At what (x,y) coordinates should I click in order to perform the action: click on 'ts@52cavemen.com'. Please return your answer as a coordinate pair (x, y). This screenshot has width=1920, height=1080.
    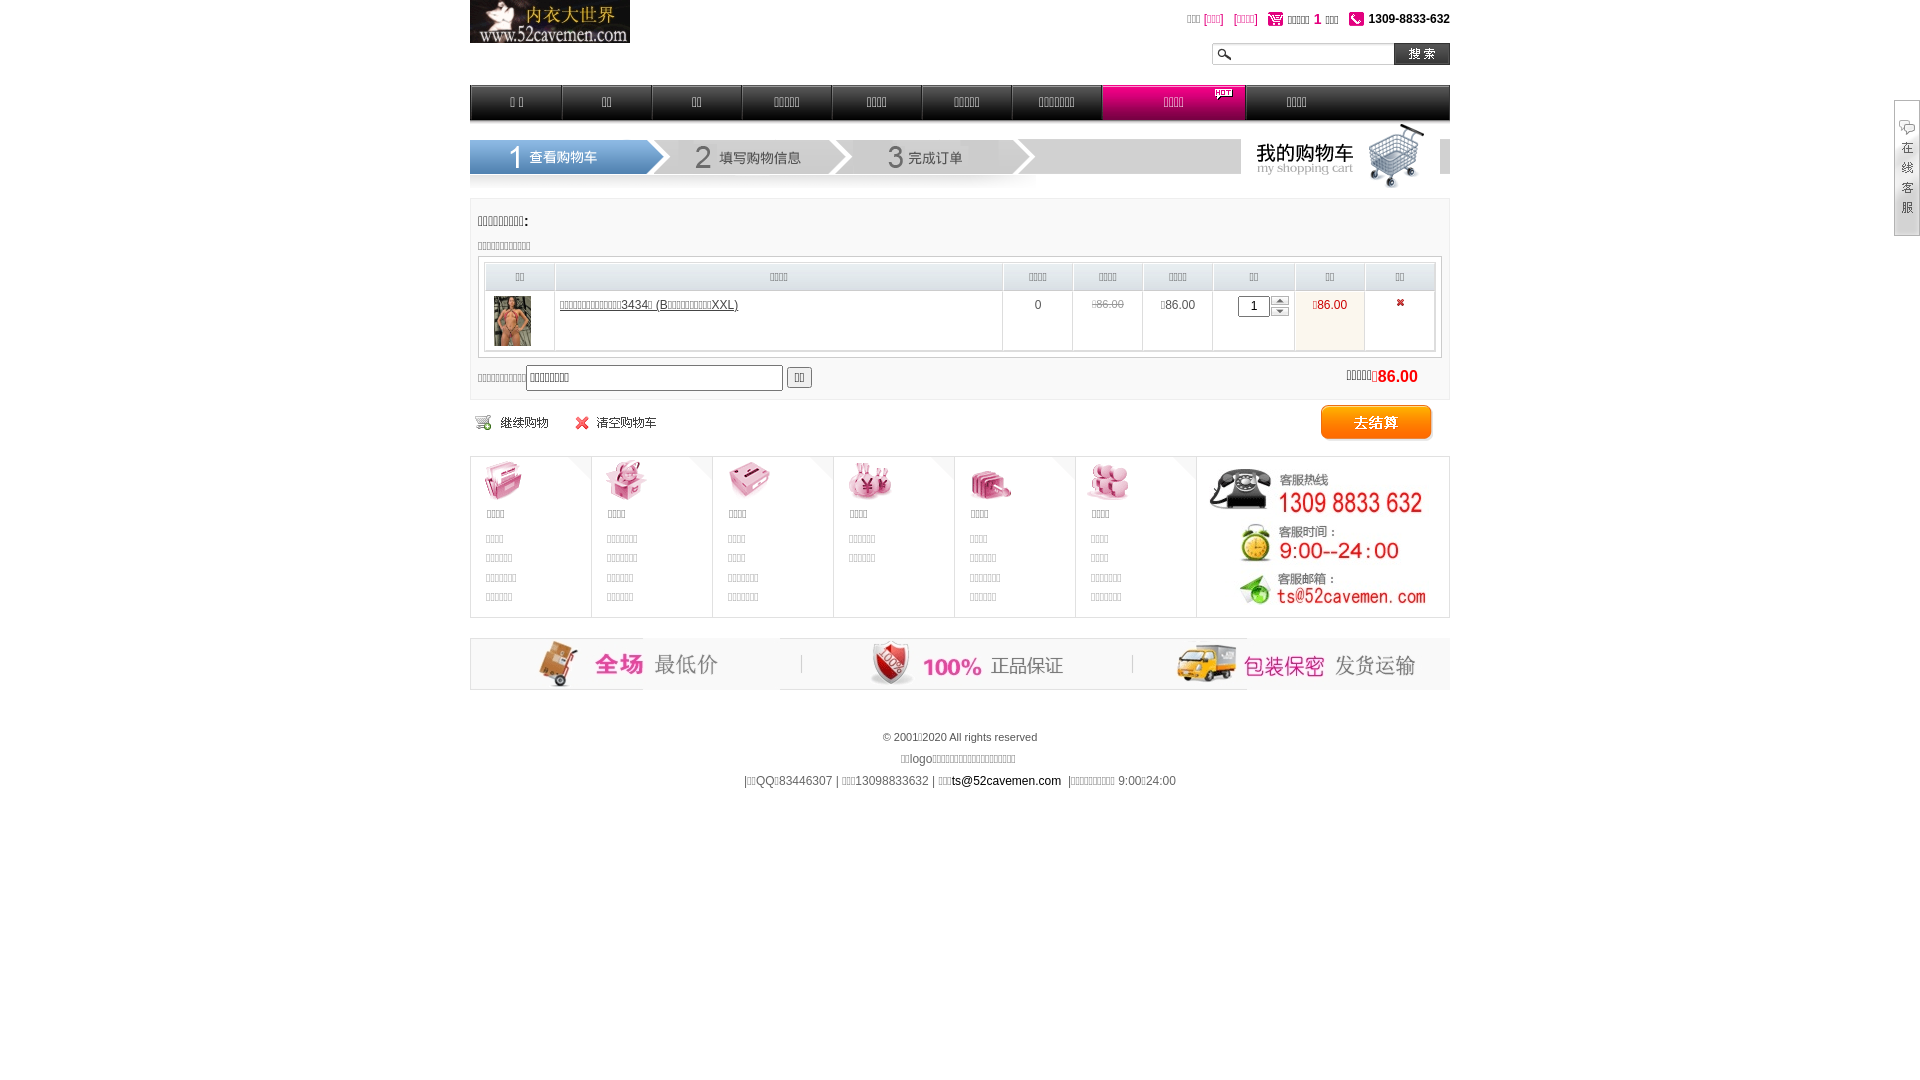
    Looking at the image, I should click on (1007, 779).